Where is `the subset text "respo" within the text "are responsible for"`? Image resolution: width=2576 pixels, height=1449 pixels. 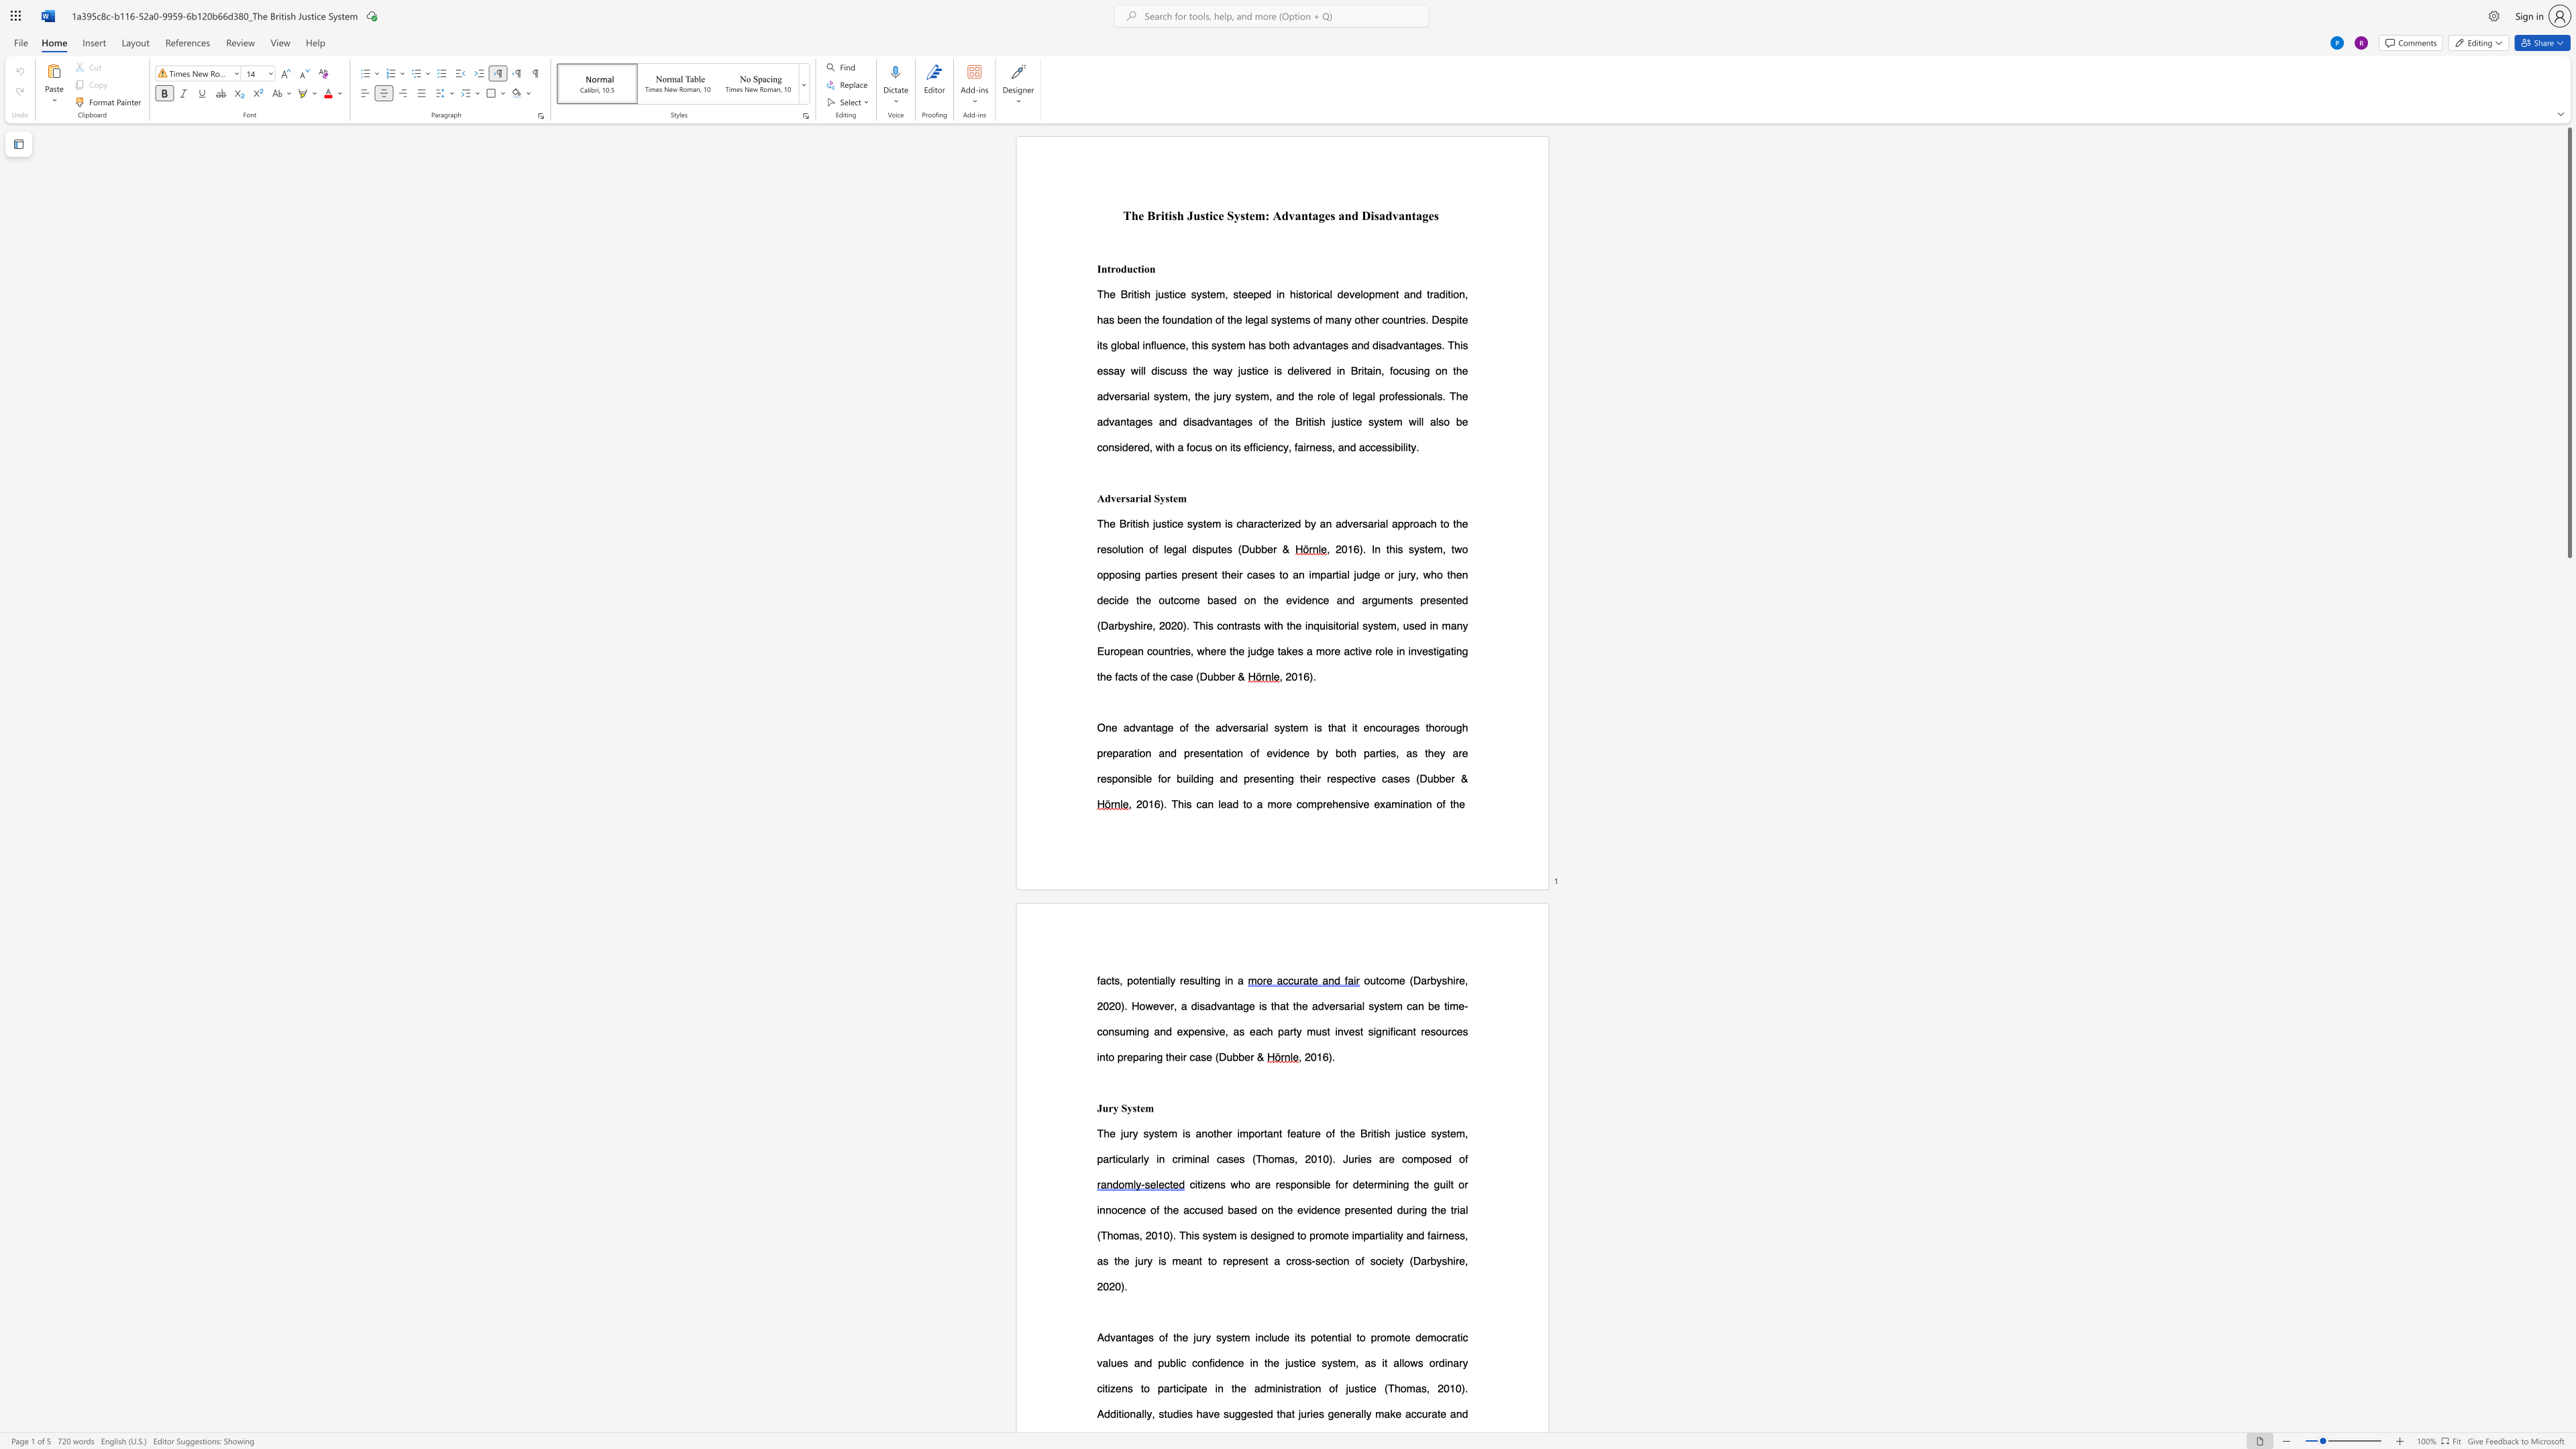
the subset text "respo" within the text "are responsible for" is located at coordinates (1275, 1183).